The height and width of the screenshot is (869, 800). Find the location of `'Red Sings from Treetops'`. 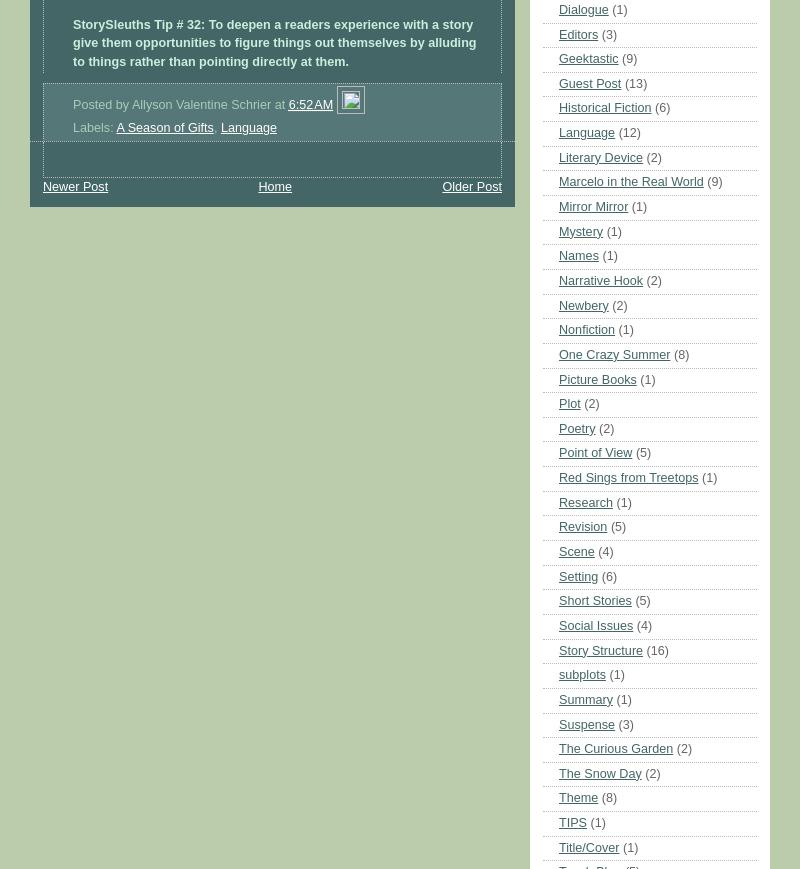

'Red Sings from Treetops' is located at coordinates (558, 478).